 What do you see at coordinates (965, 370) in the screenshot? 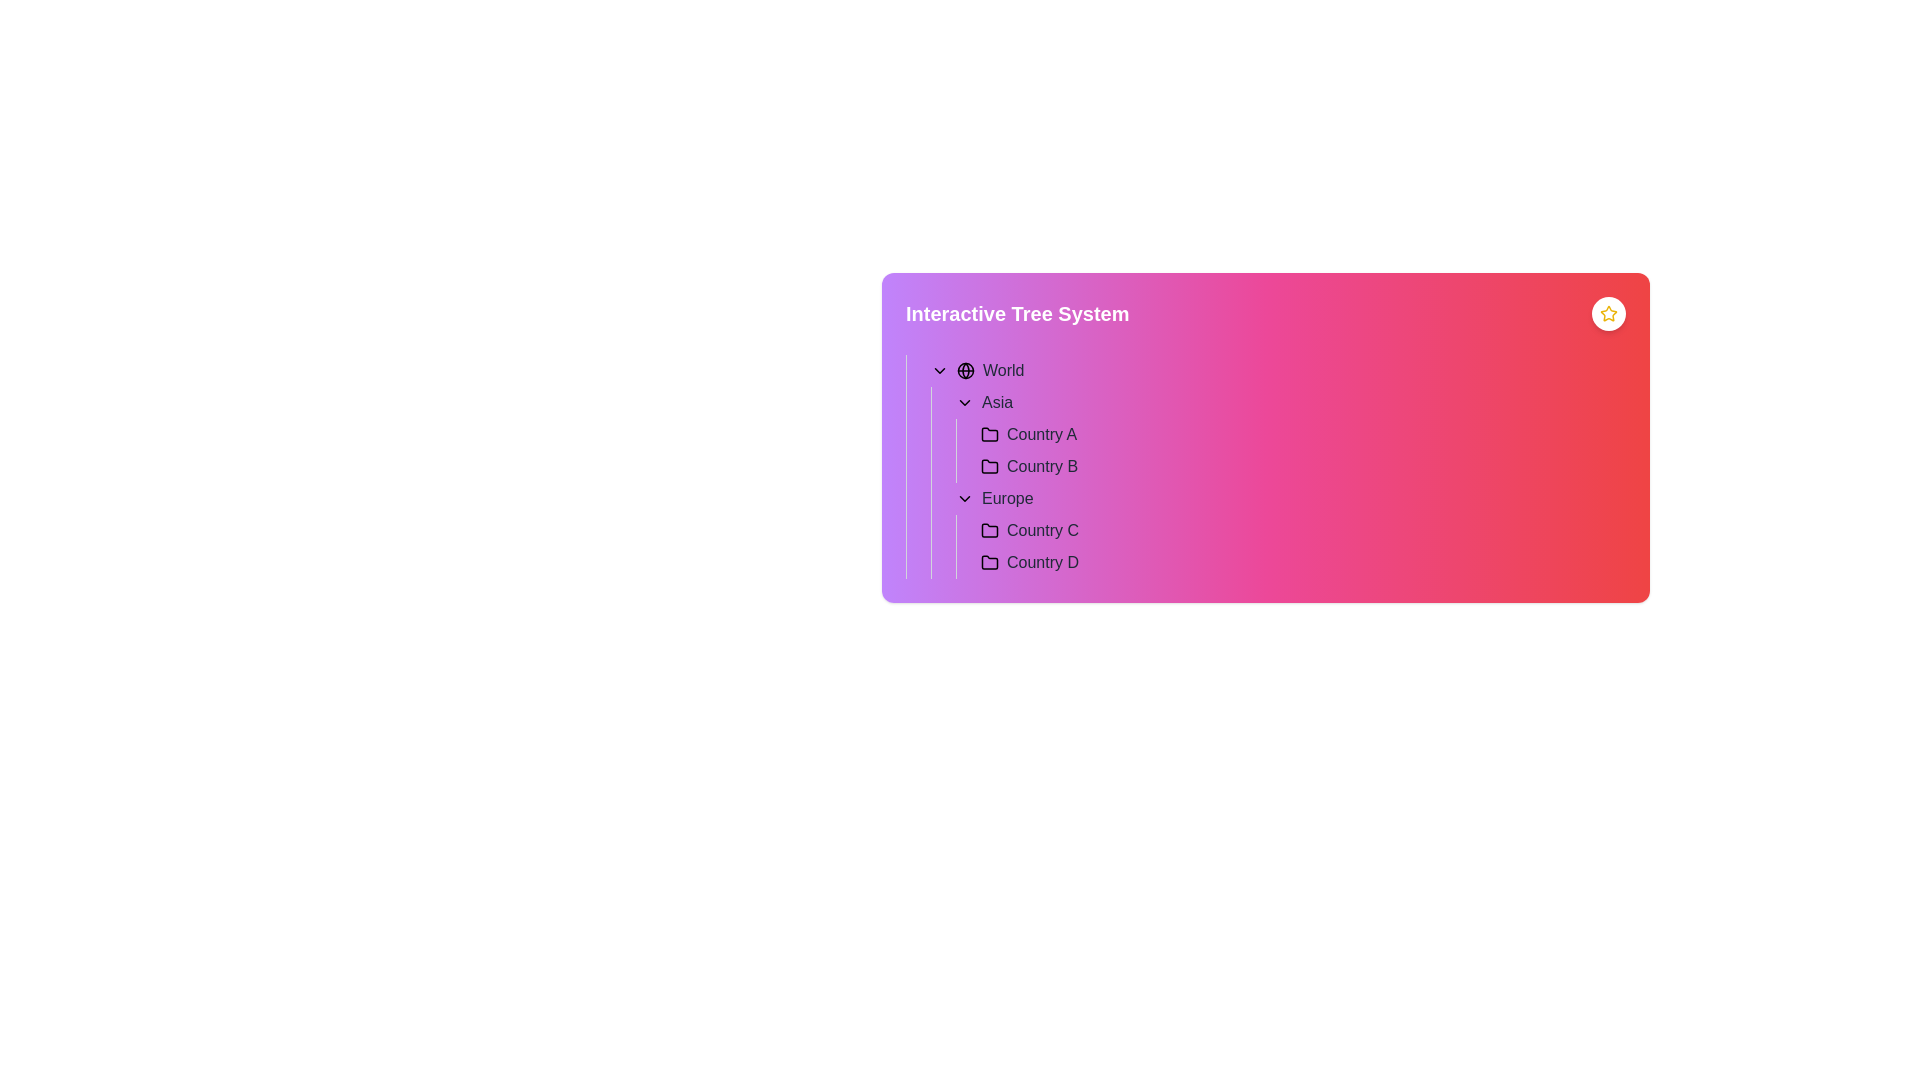
I see `the small circular SVG graphical element located at the upper left corner of the highlighted section of the globe icon` at bounding box center [965, 370].